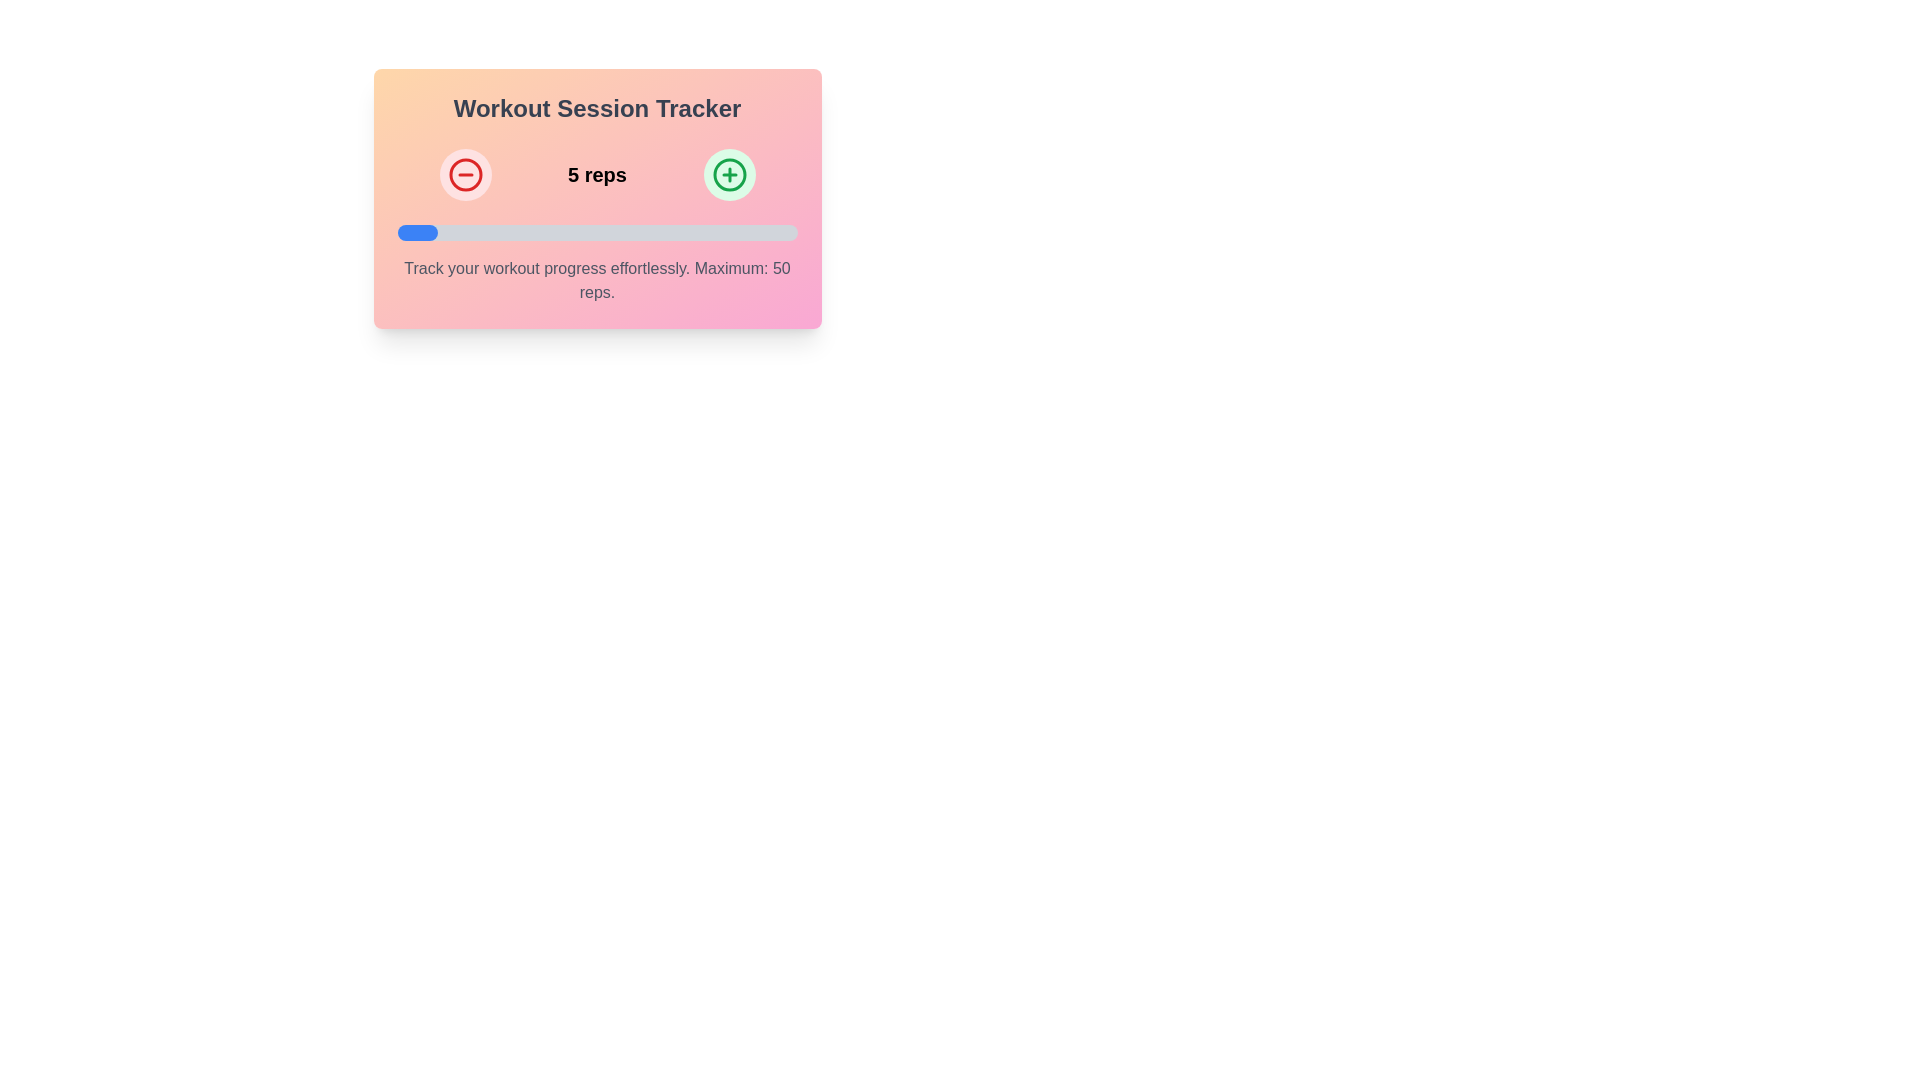 This screenshot has height=1080, width=1920. I want to click on slider progress, so click(428, 231).